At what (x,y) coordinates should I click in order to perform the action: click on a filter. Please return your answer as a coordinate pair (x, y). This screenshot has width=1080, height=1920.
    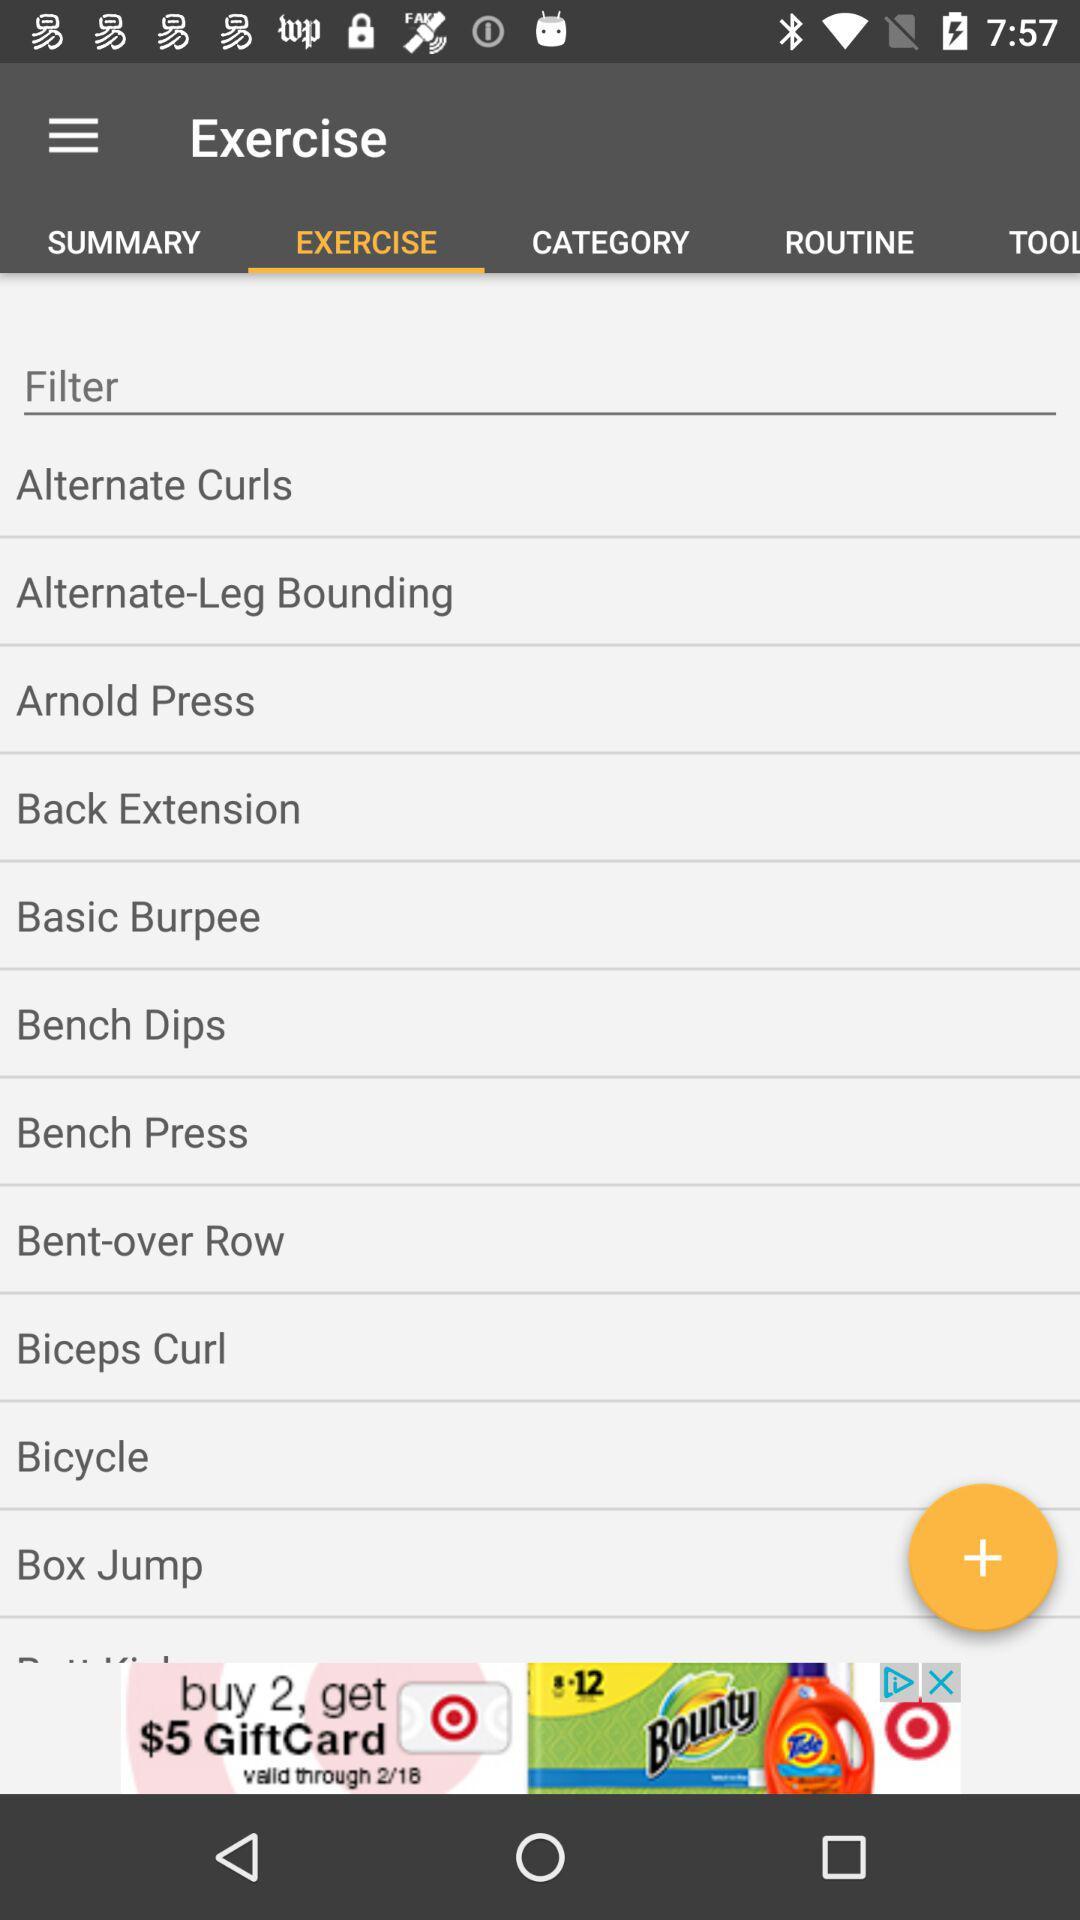
    Looking at the image, I should click on (981, 1564).